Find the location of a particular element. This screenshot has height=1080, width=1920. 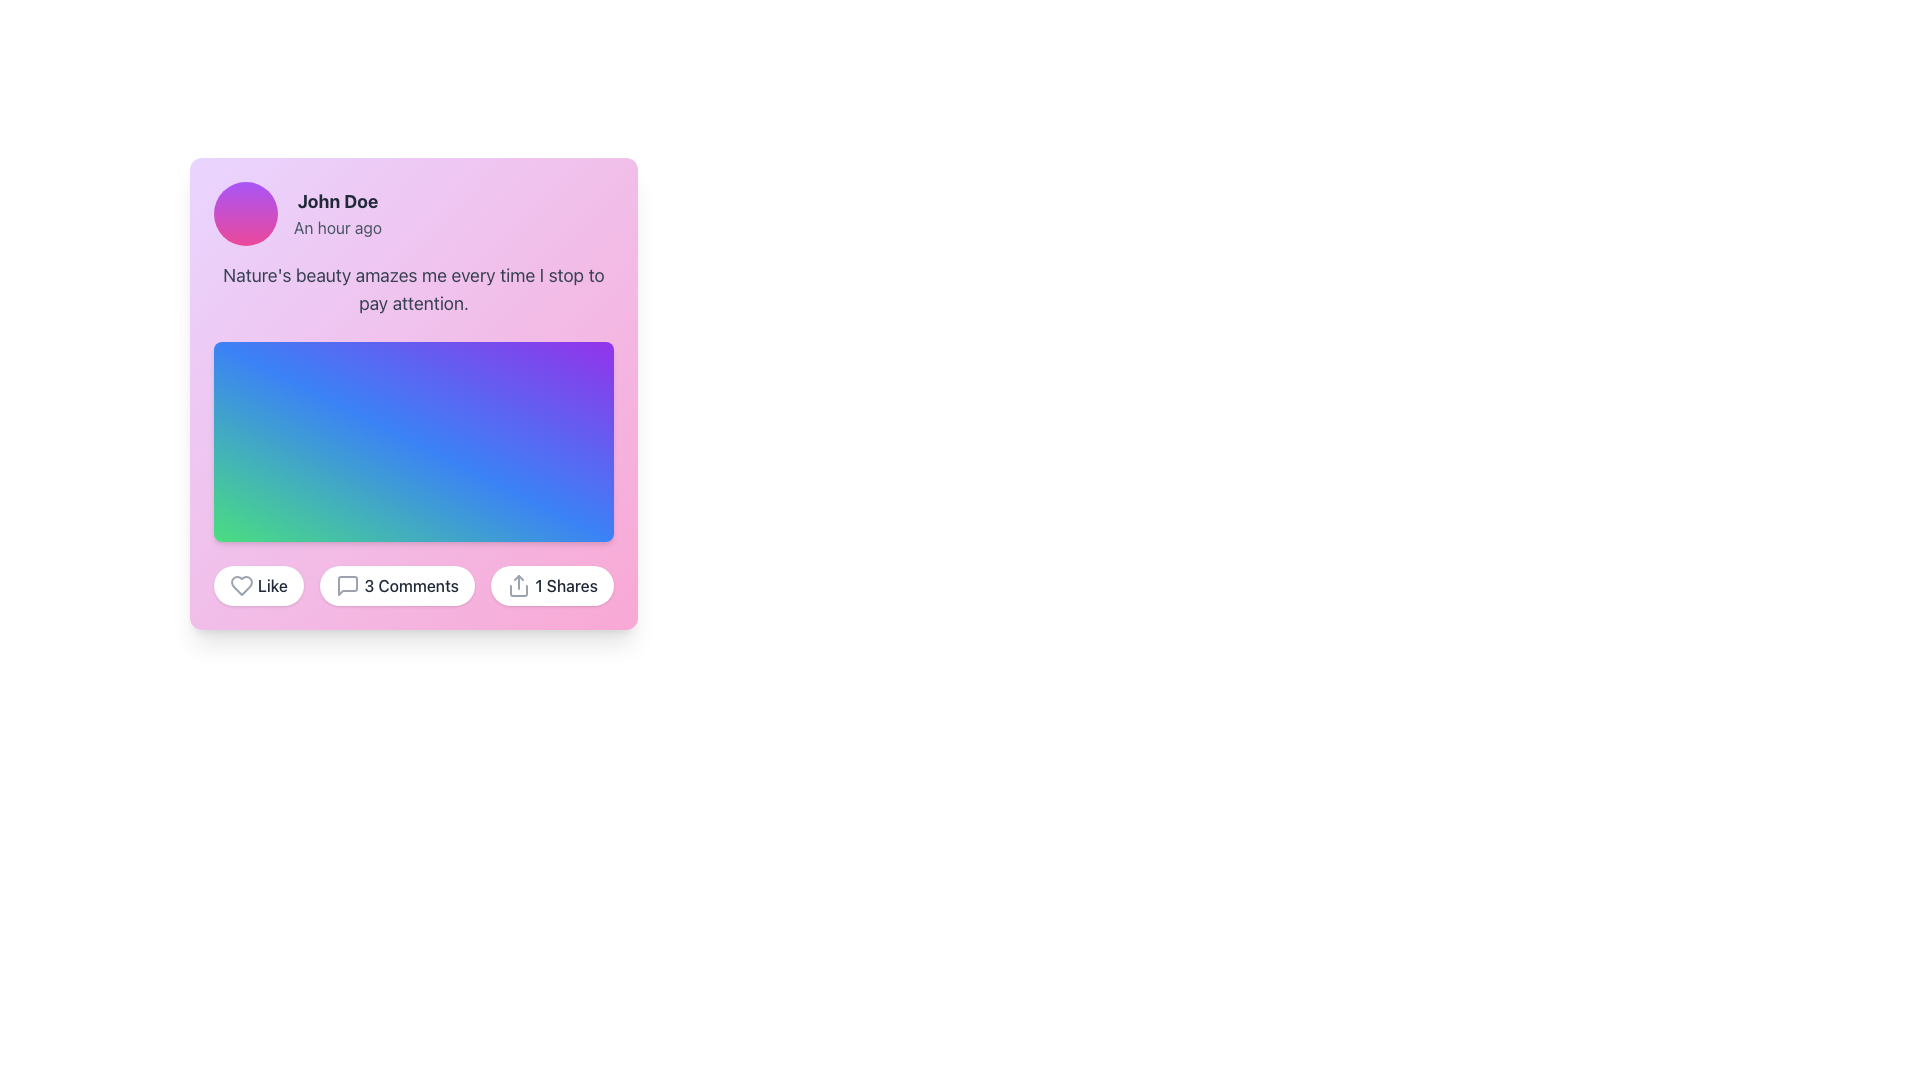

the Text element displaying the user name 'John Doe' and the timestamp 'An hour ago' in the top center area of the card-like interface is located at coordinates (337, 213).